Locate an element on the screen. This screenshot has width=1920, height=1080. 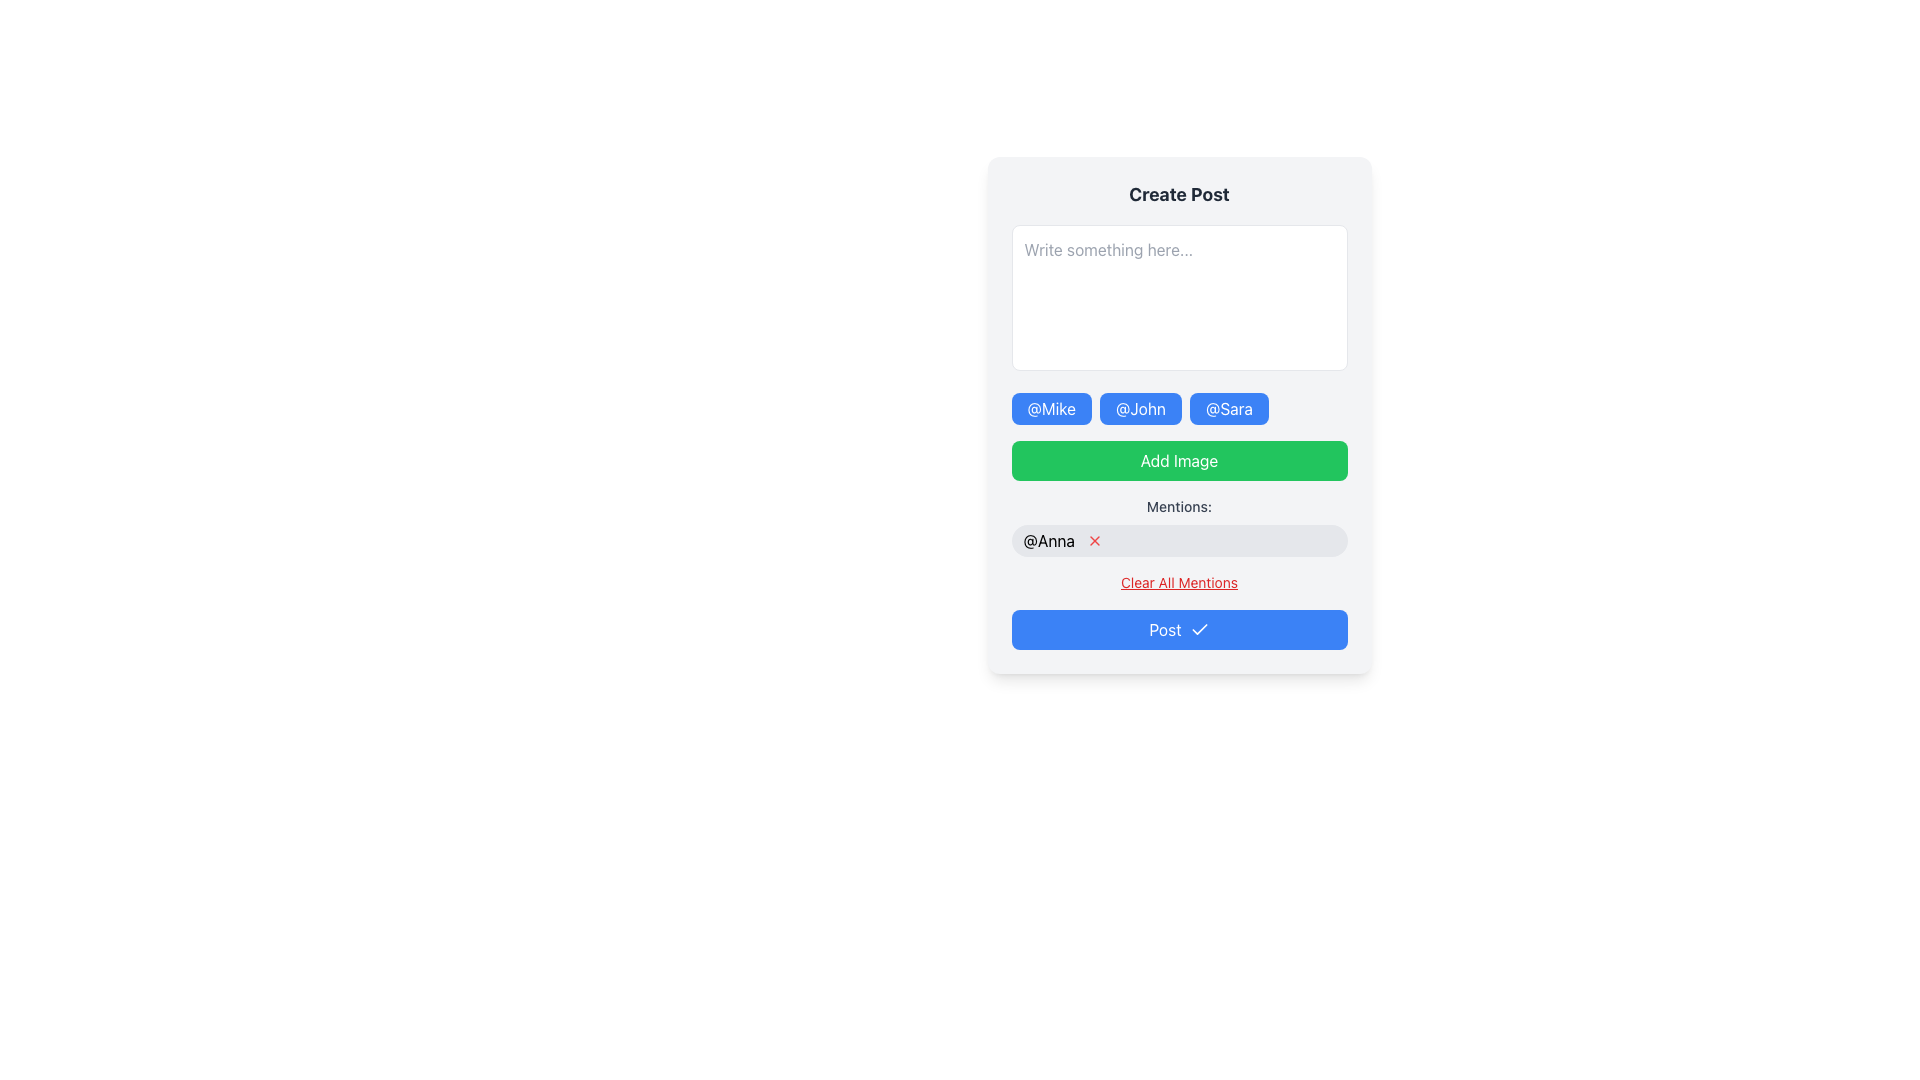
the submit button located at the bottom of the card, directly below the 'Clear All Mentions' link is located at coordinates (1179, 628).